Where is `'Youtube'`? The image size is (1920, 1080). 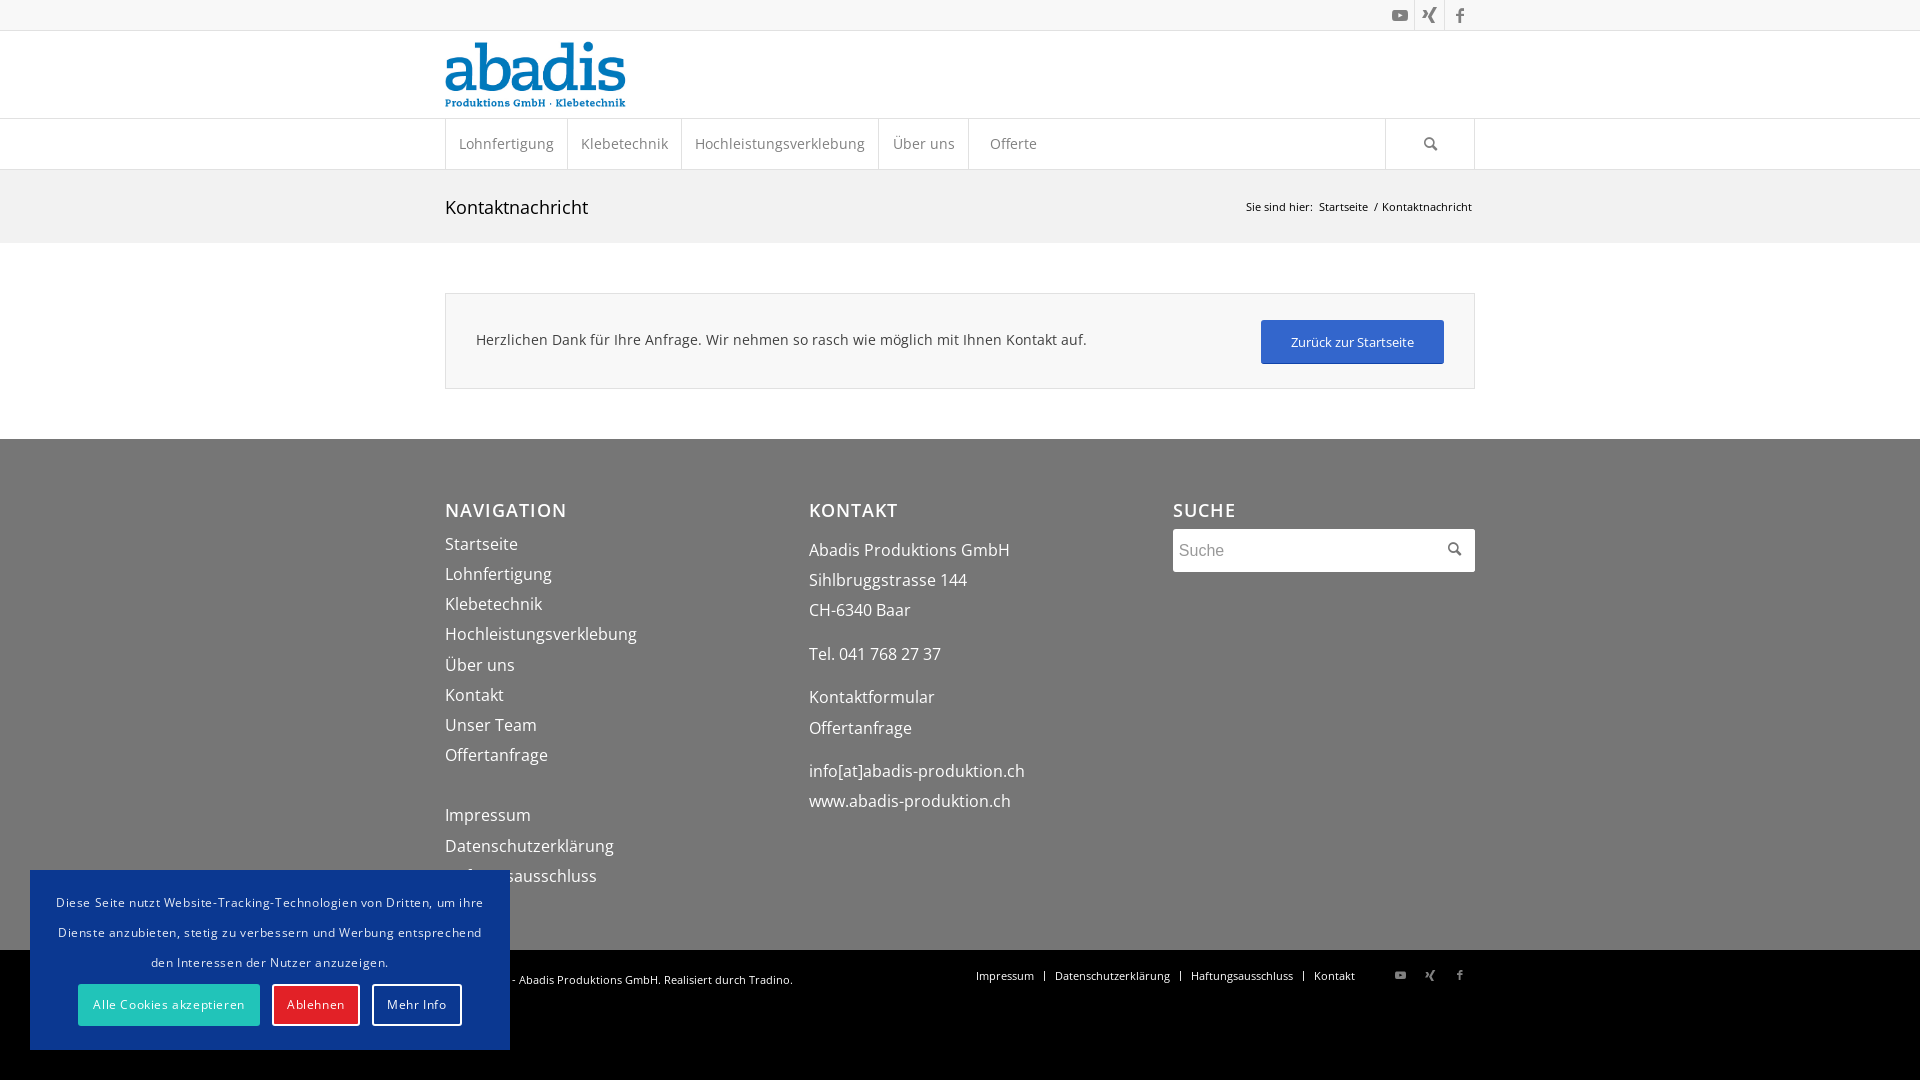 'Youtube' is located at coordinates (1384, 974).